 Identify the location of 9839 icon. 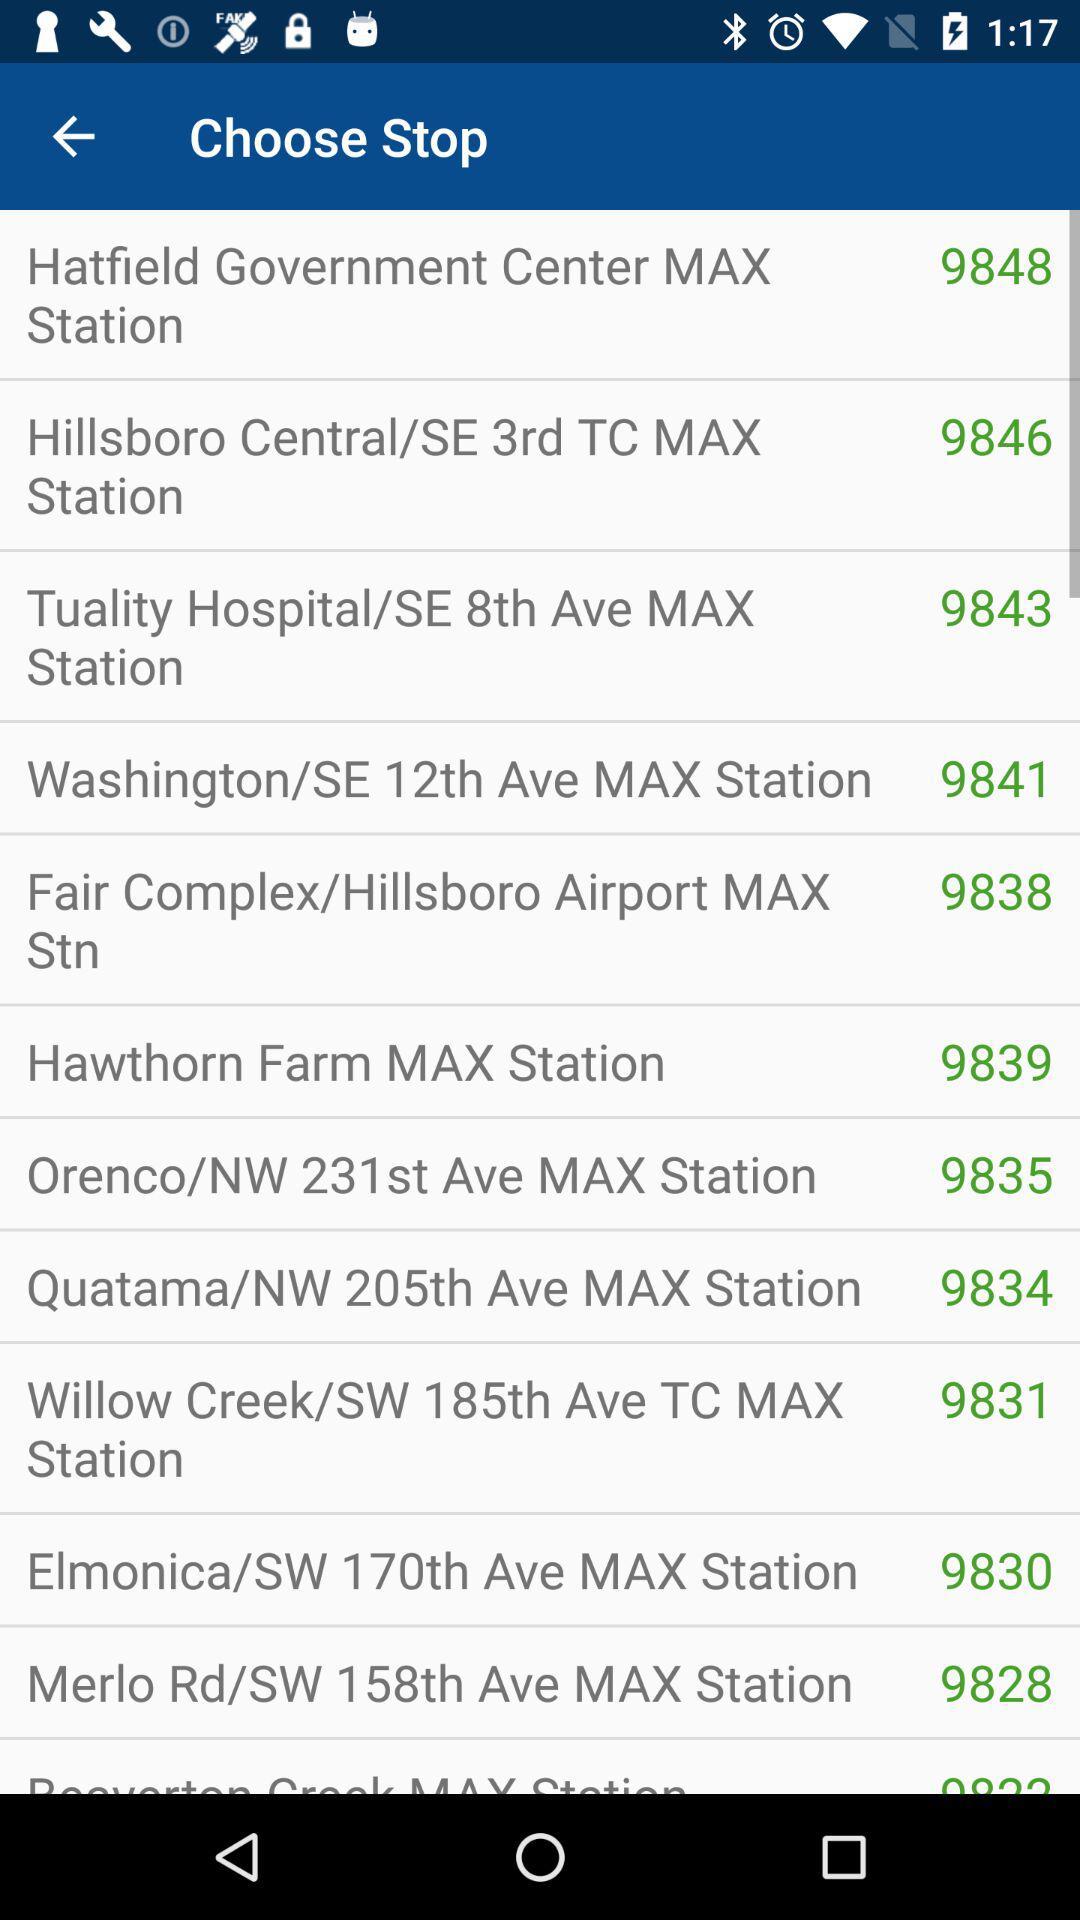
(996, 1060).